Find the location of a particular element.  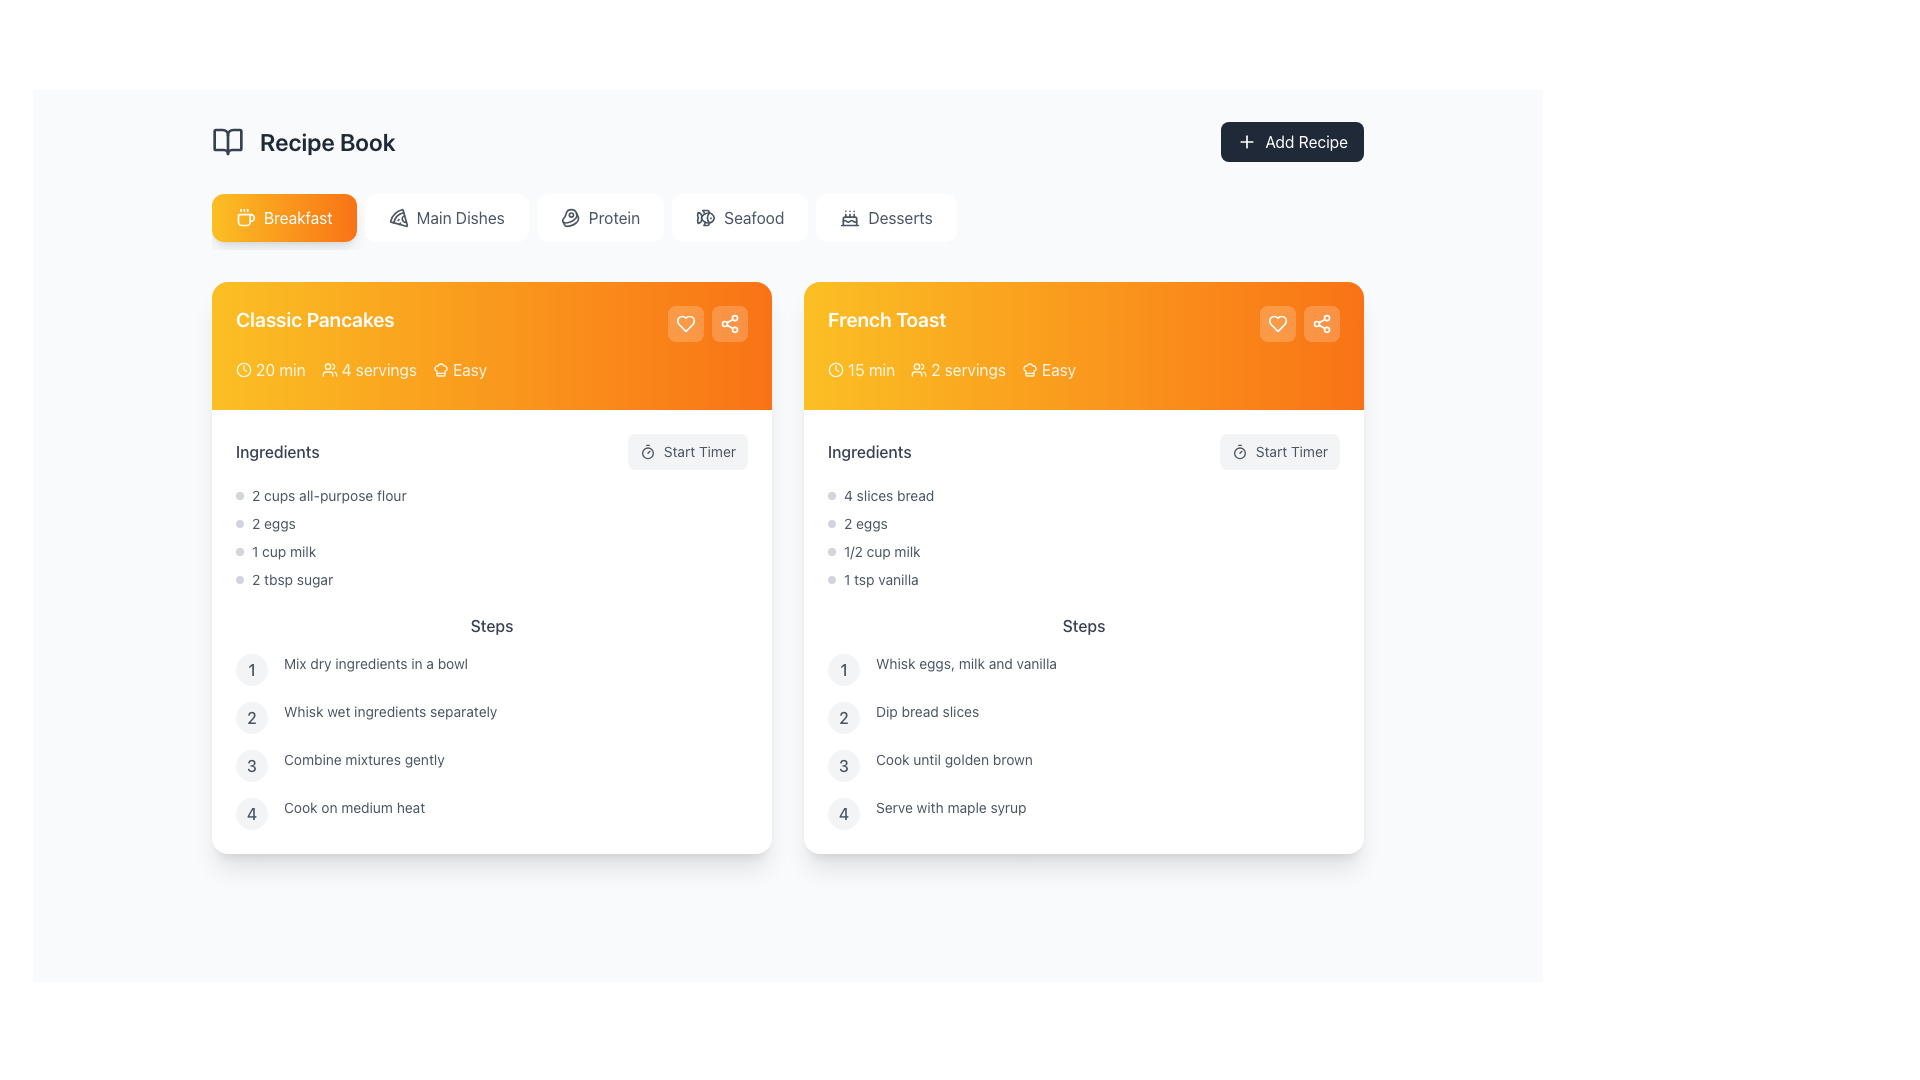

the 'Add Recipe' button located in the top-right corner of the interface, which contains the label 'Add Recipe' and a white '+' icon is located at coordinates (1306, 141).